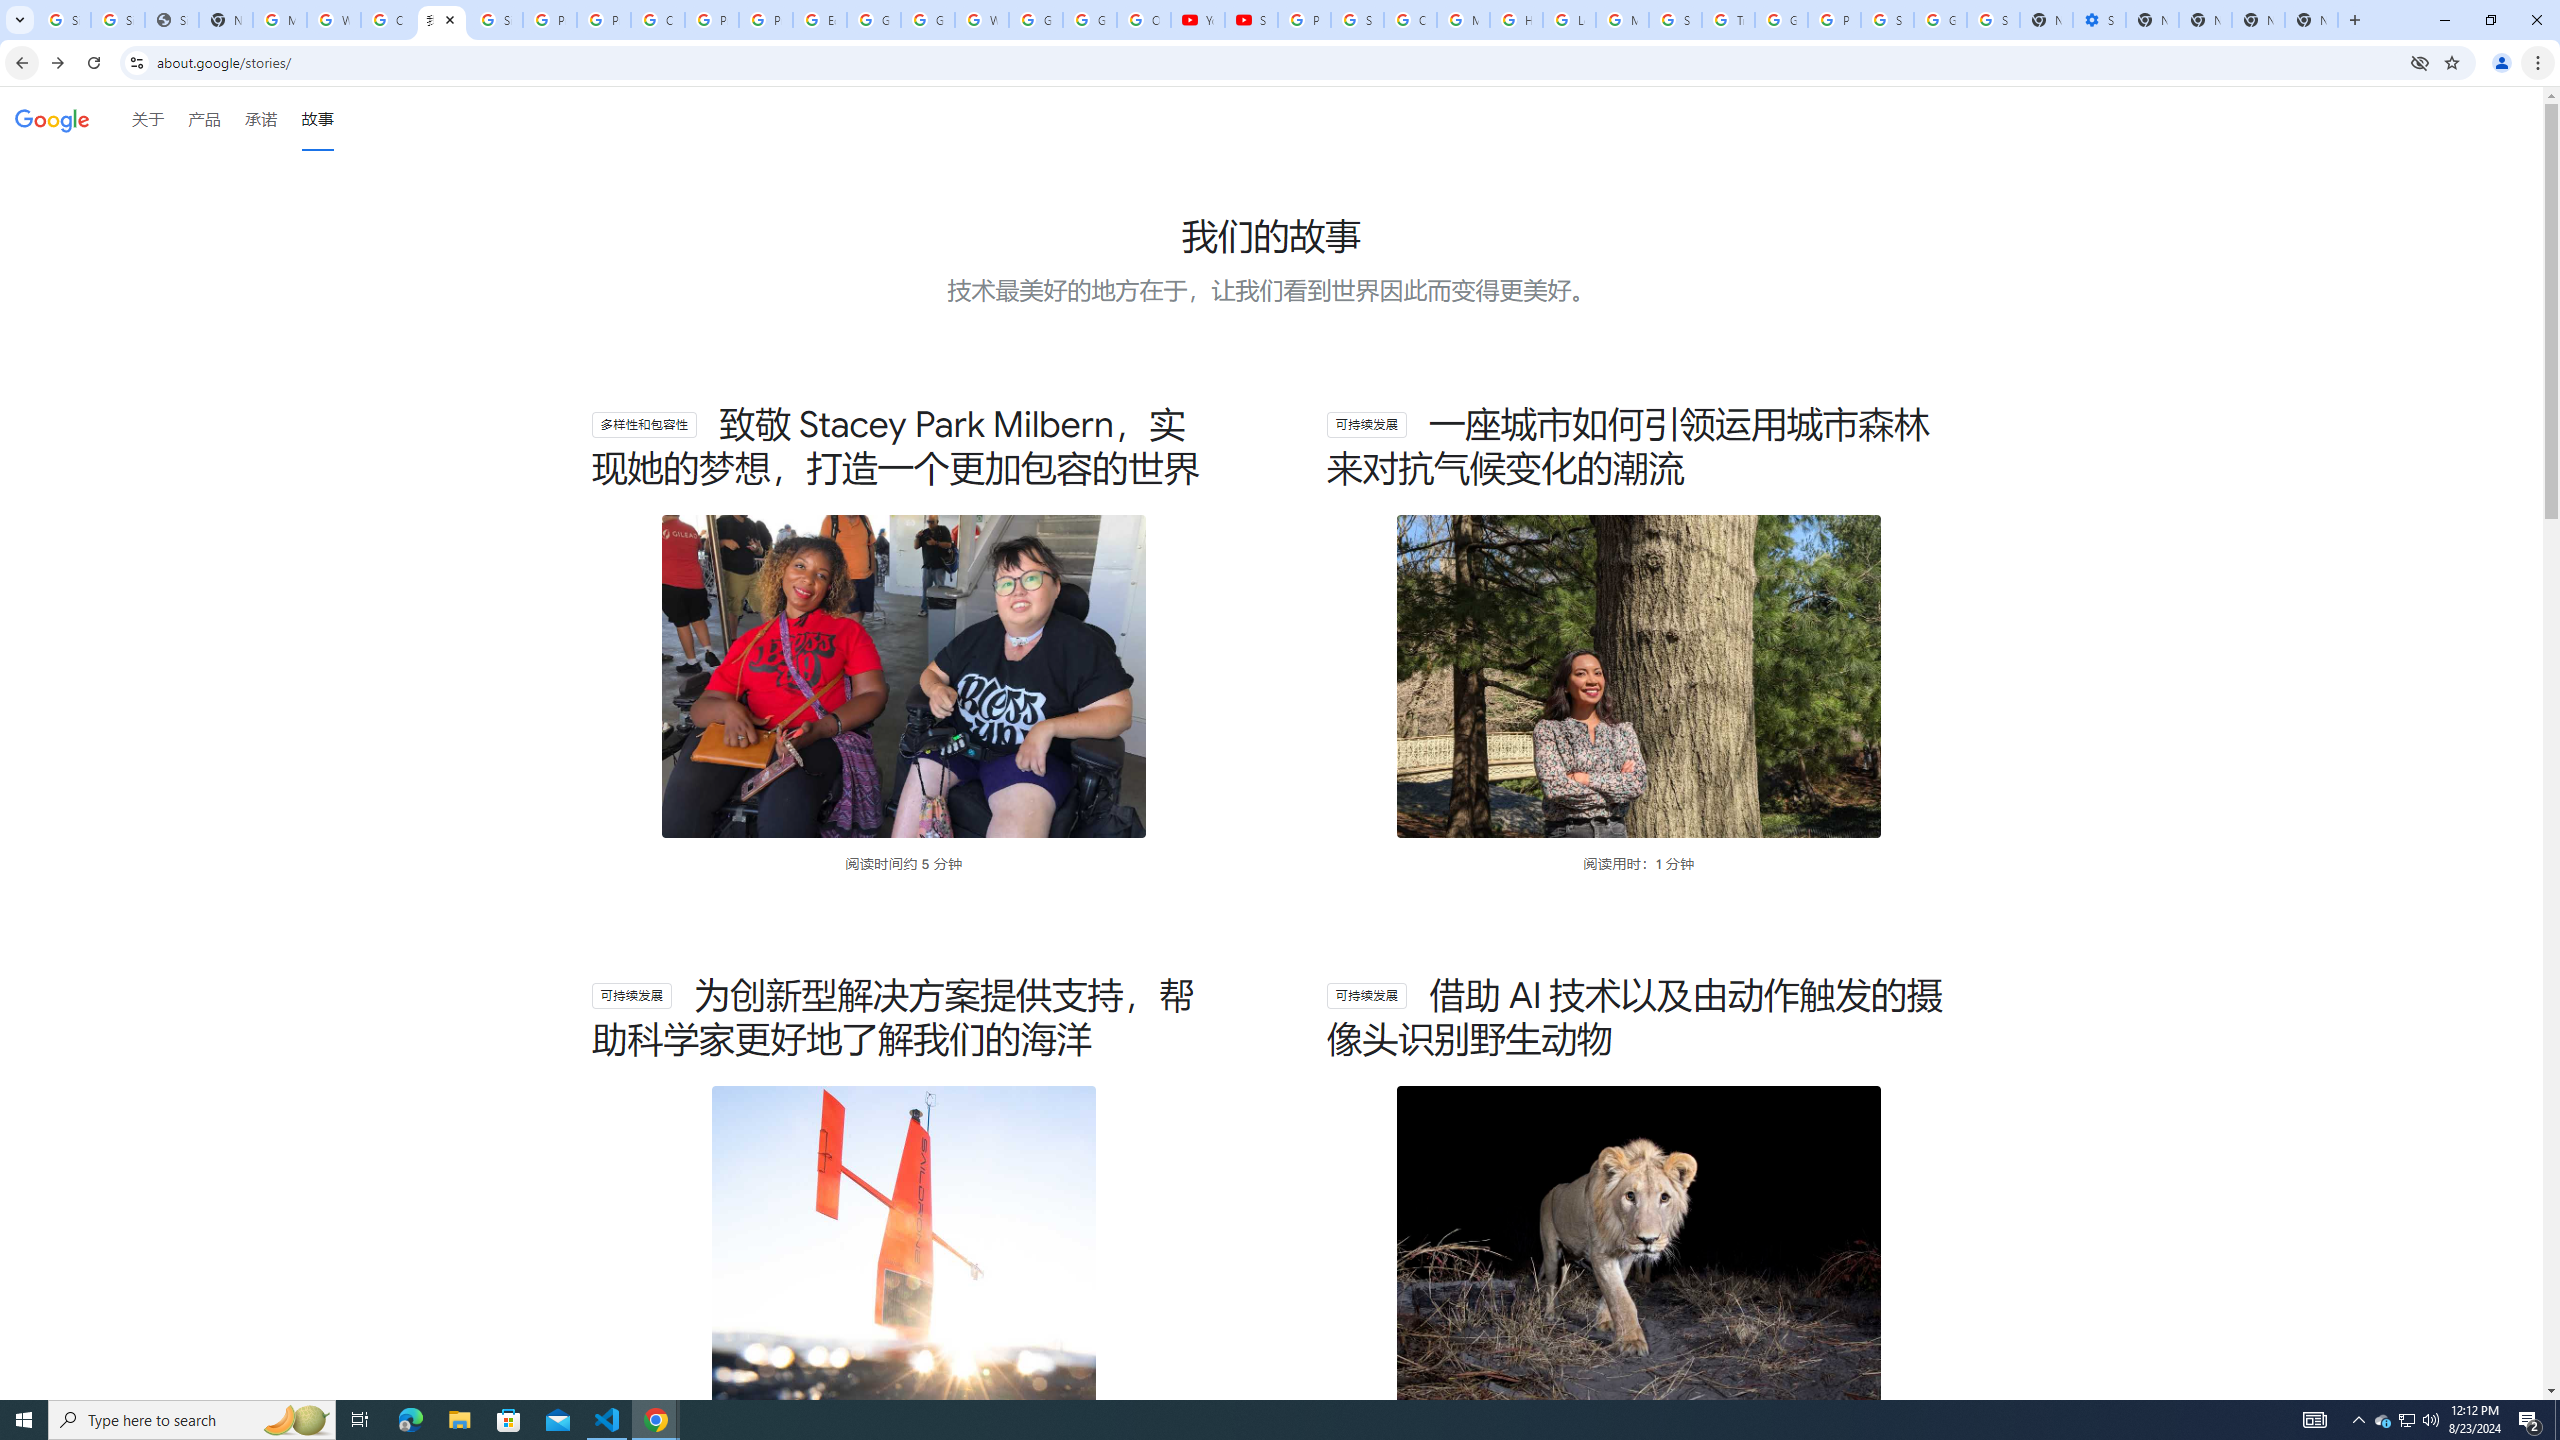 This screenshot has width=2560, height=1440. What do you see at coordinates (1886, 19) in the screenshot?
I see `'Sign in - Google Accounts'` at bounding box center [1886, 19].